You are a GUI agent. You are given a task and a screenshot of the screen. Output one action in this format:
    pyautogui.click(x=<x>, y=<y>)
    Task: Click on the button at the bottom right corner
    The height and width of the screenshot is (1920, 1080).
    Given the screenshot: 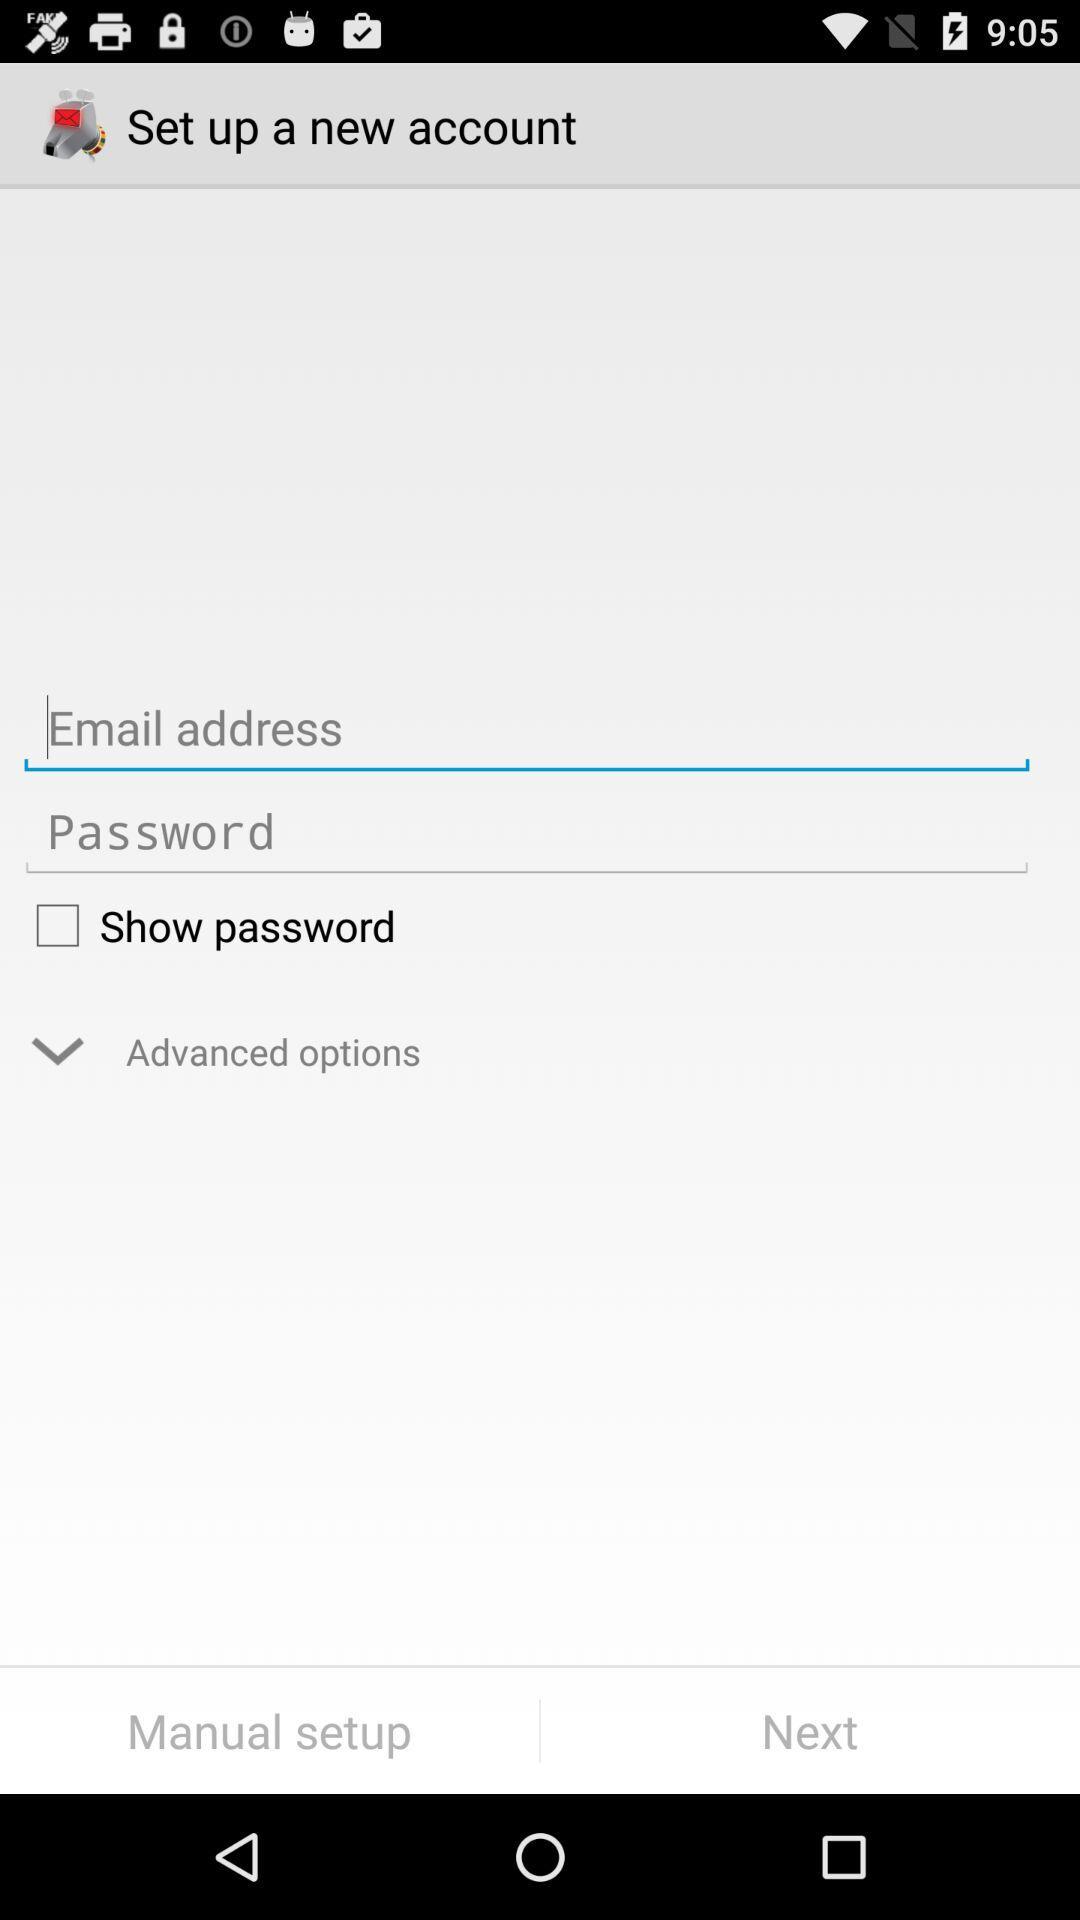 What is the action you would take?
    pyautogui.click(x=810, y=1730)
    